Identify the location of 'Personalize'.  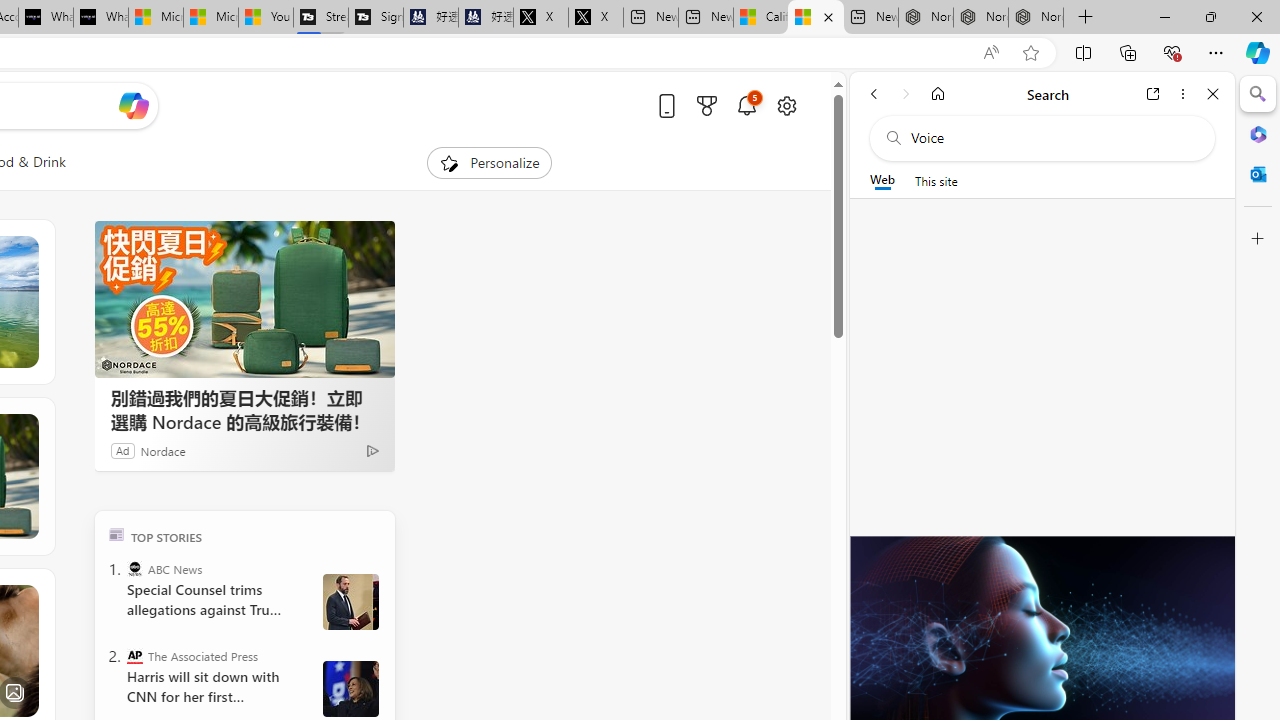
(488, 162).